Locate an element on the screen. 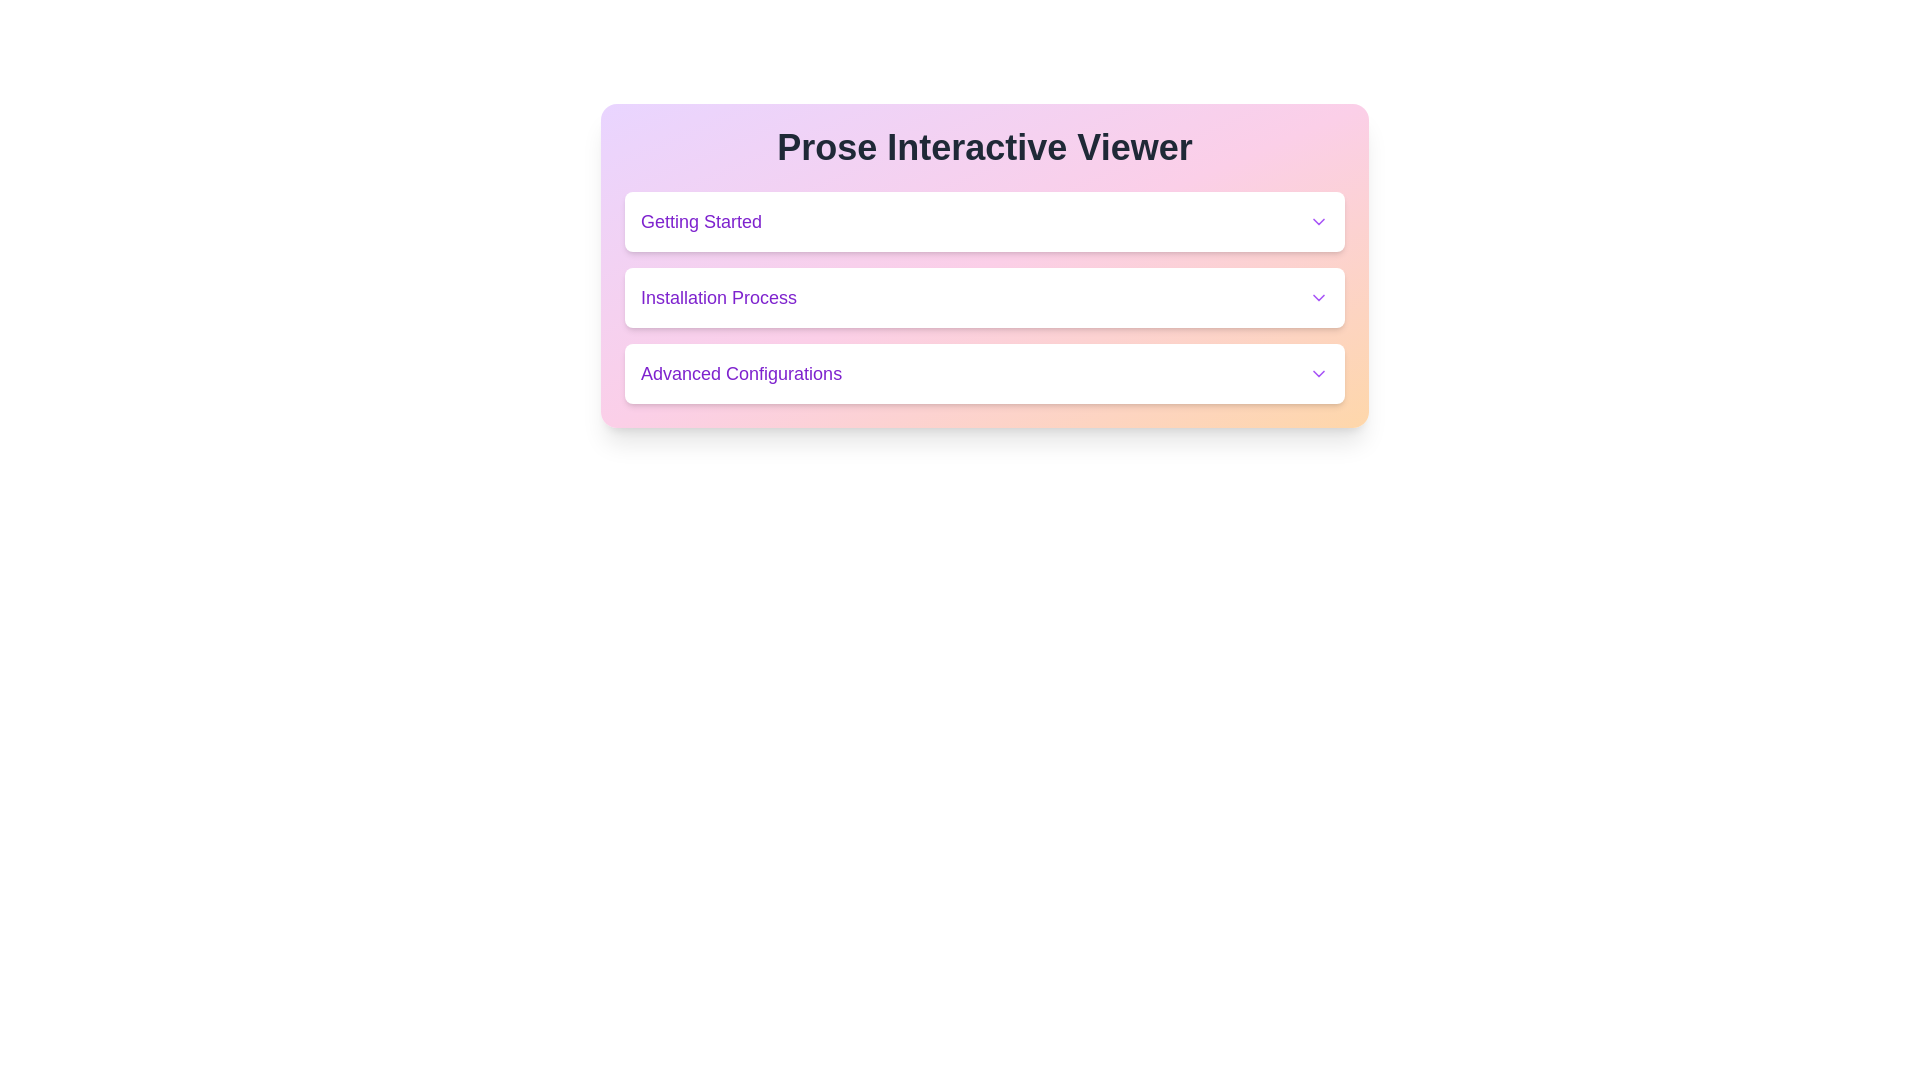 This screenshot has height=1080, width=1920. the icon located at the far right of the 'Installation Process' section, which serves as an indicator for a collapsible section or dropdown menu is located at coordinates (1319, 297).